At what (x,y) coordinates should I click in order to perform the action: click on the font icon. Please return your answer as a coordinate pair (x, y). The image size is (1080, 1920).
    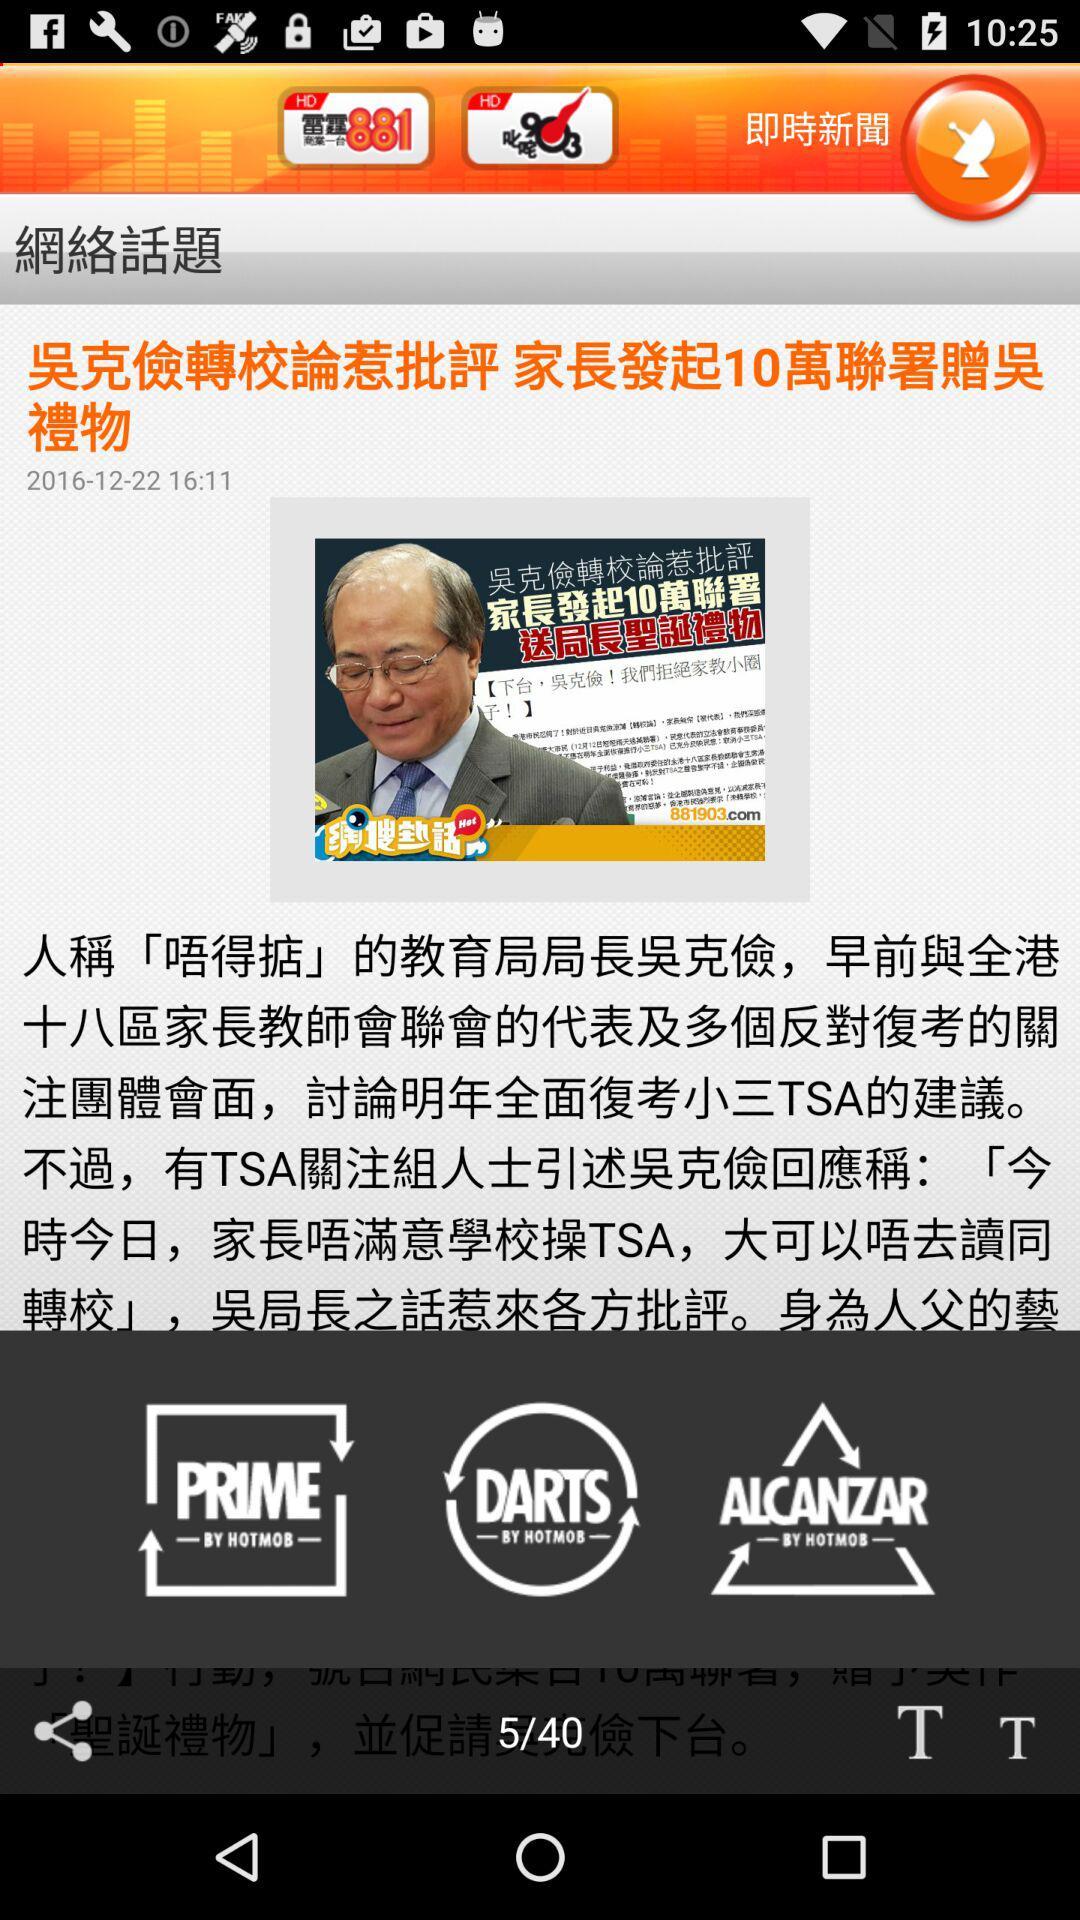
    Looking at the image, I should click on (1017, 1851).